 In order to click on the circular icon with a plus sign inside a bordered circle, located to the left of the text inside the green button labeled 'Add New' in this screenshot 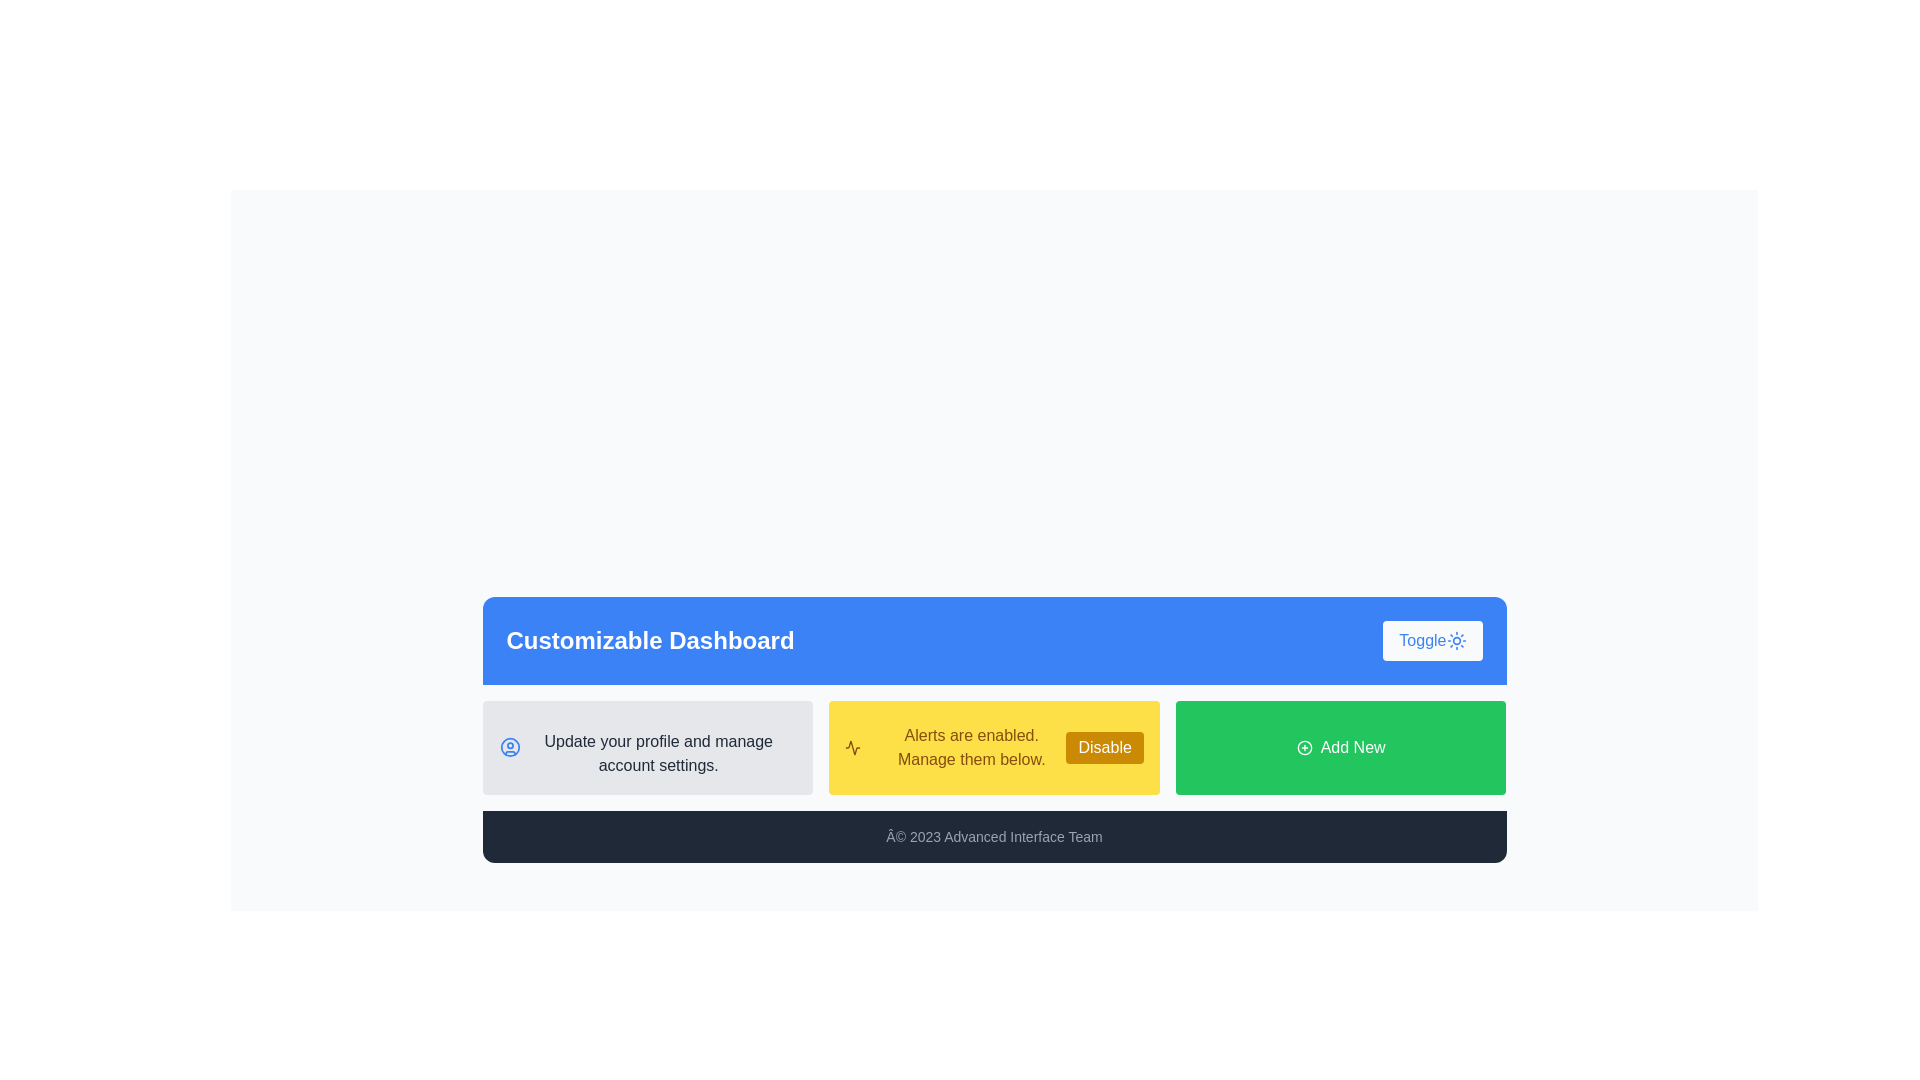, I will do `click(1304, 748)`.